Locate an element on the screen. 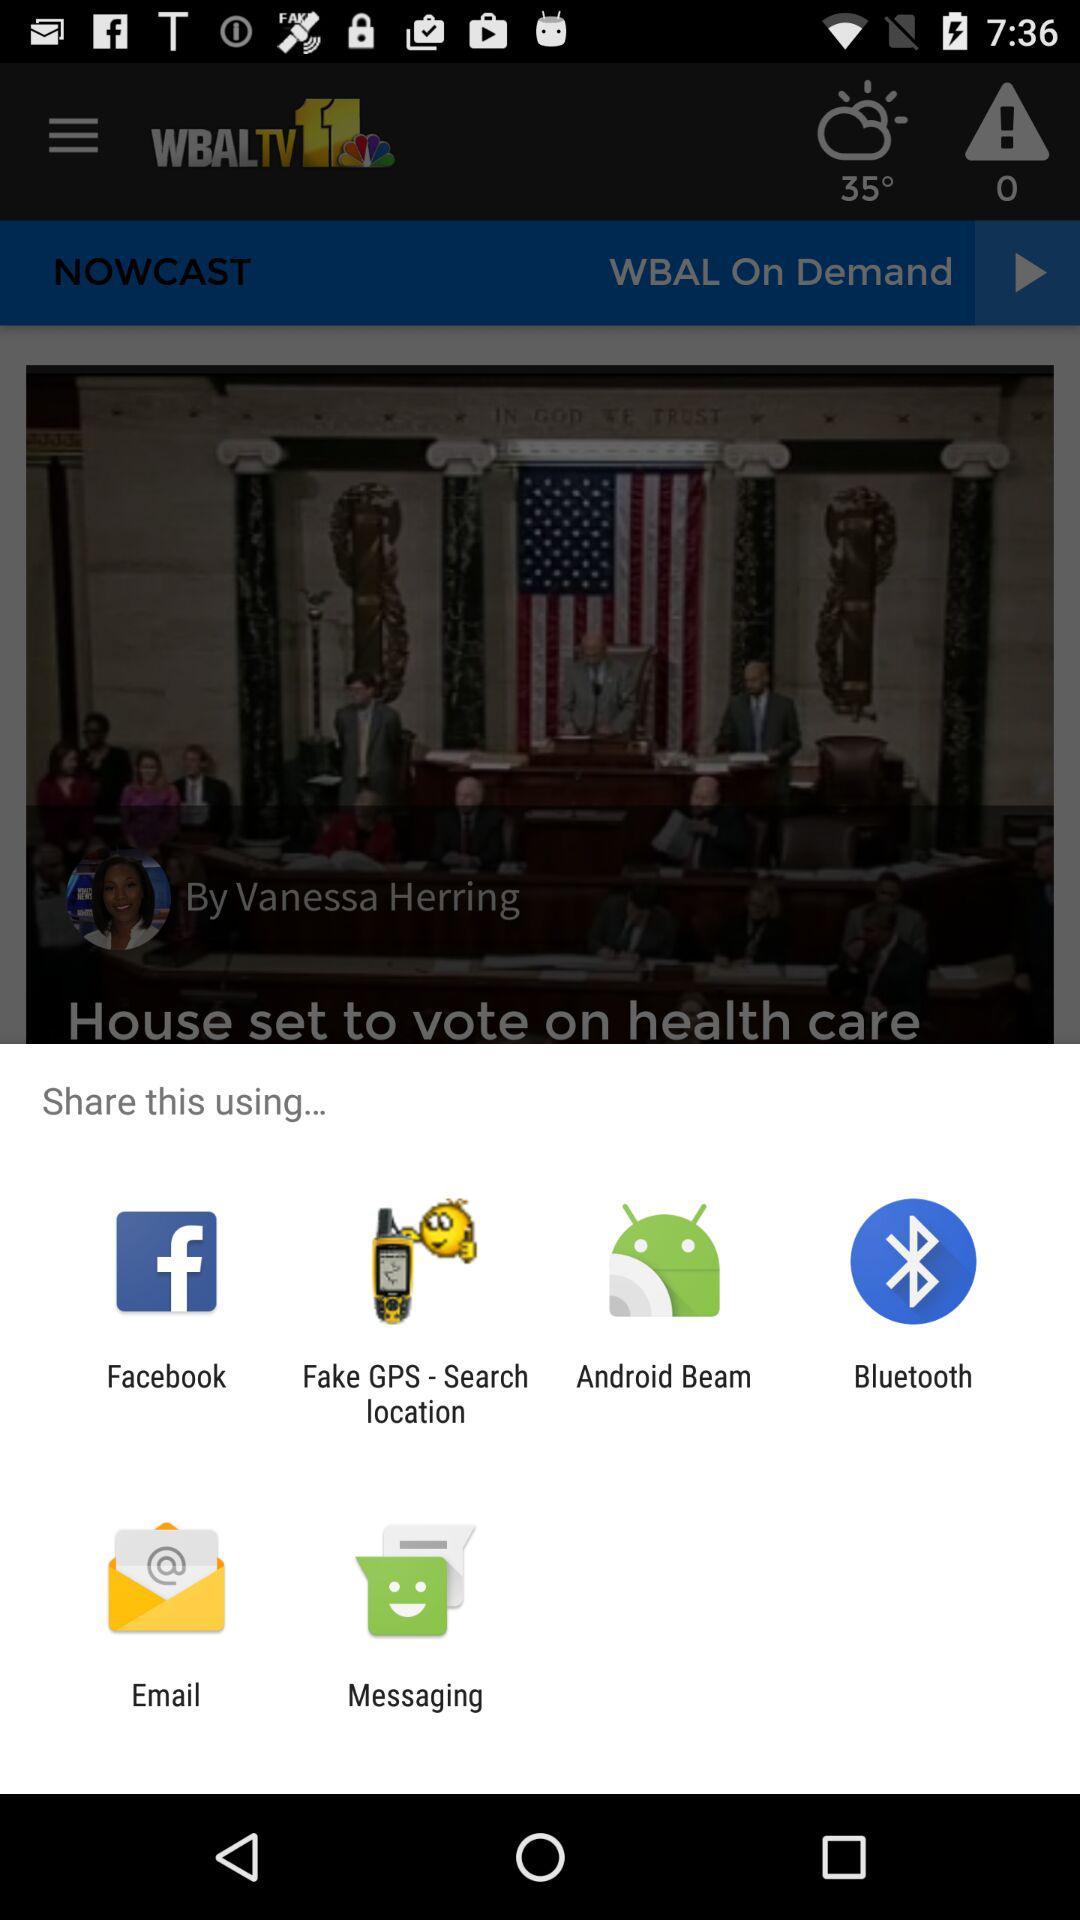 This screenshot has width=1080, height=1920. the fake gps search app is located at coordinates (414, 1392).